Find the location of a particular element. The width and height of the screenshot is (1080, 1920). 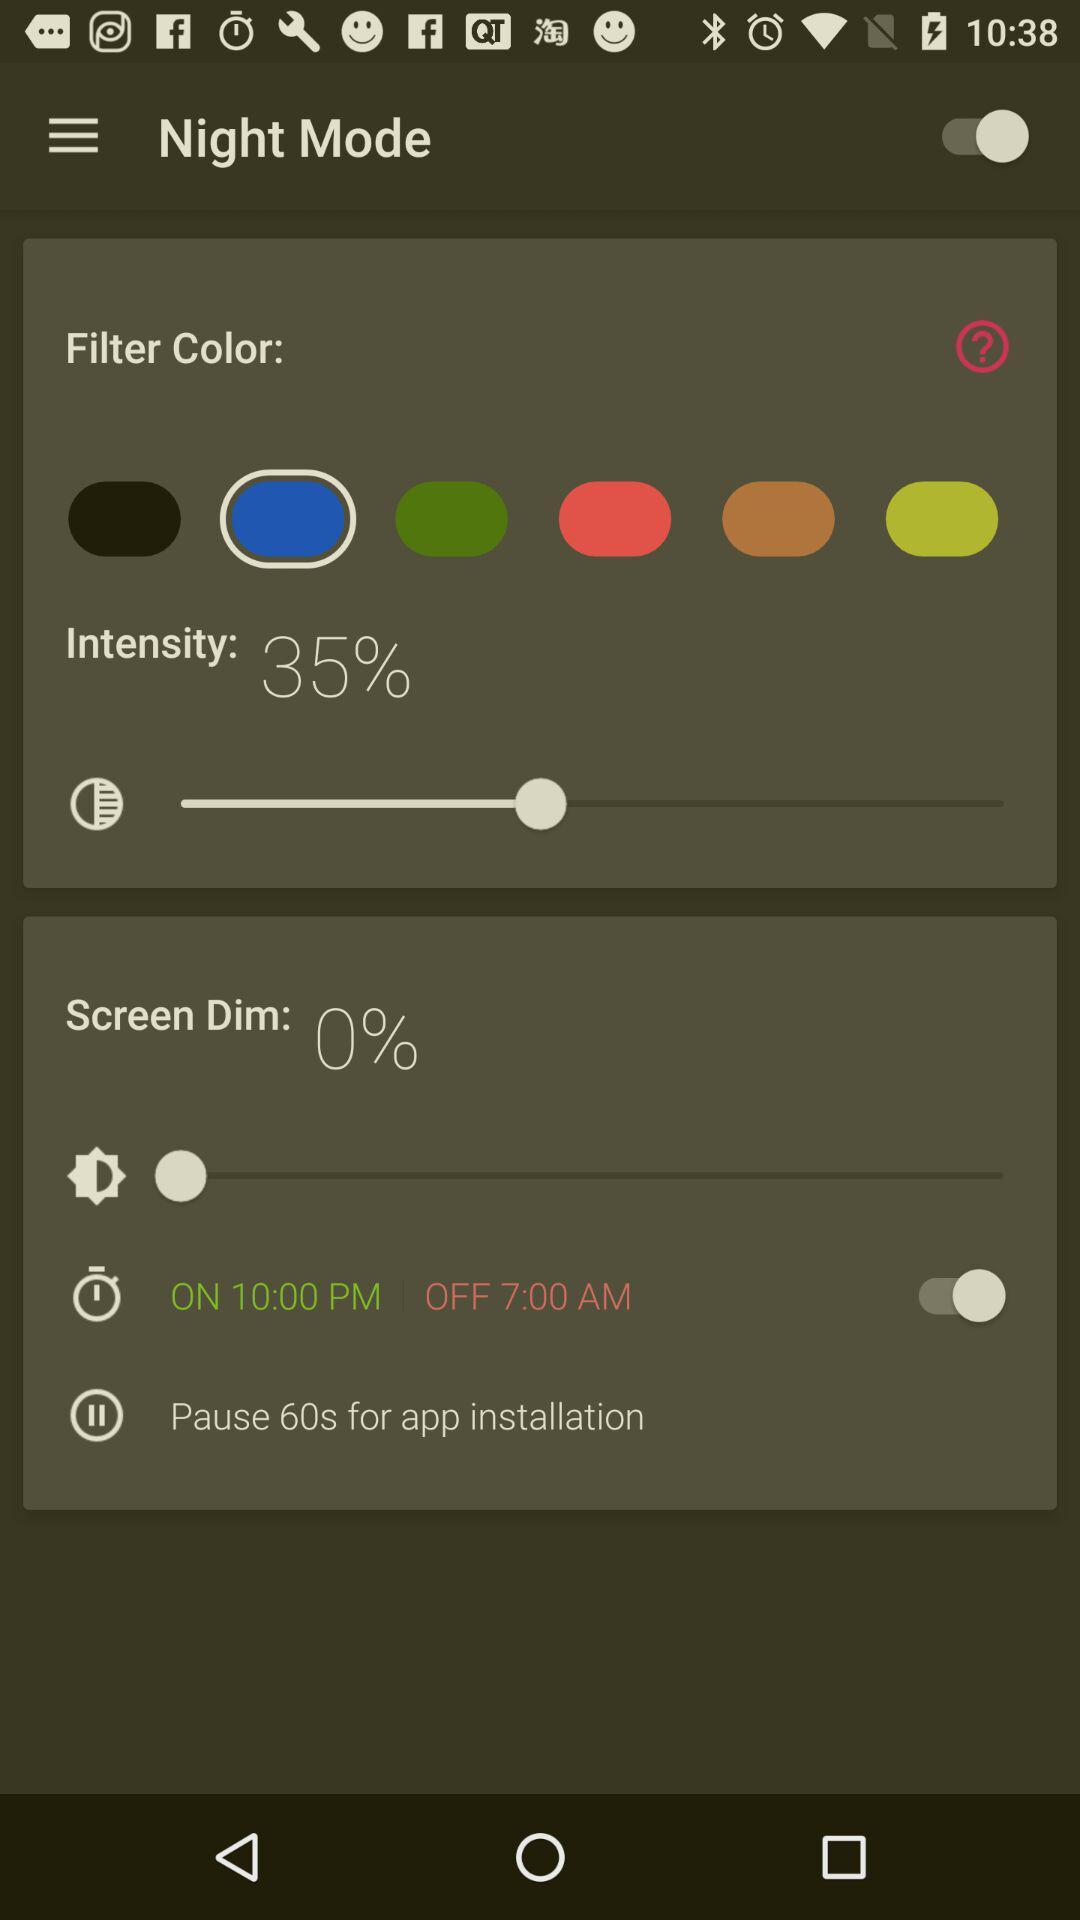

the on 10 00 item is located at coordinates (276, 1295).